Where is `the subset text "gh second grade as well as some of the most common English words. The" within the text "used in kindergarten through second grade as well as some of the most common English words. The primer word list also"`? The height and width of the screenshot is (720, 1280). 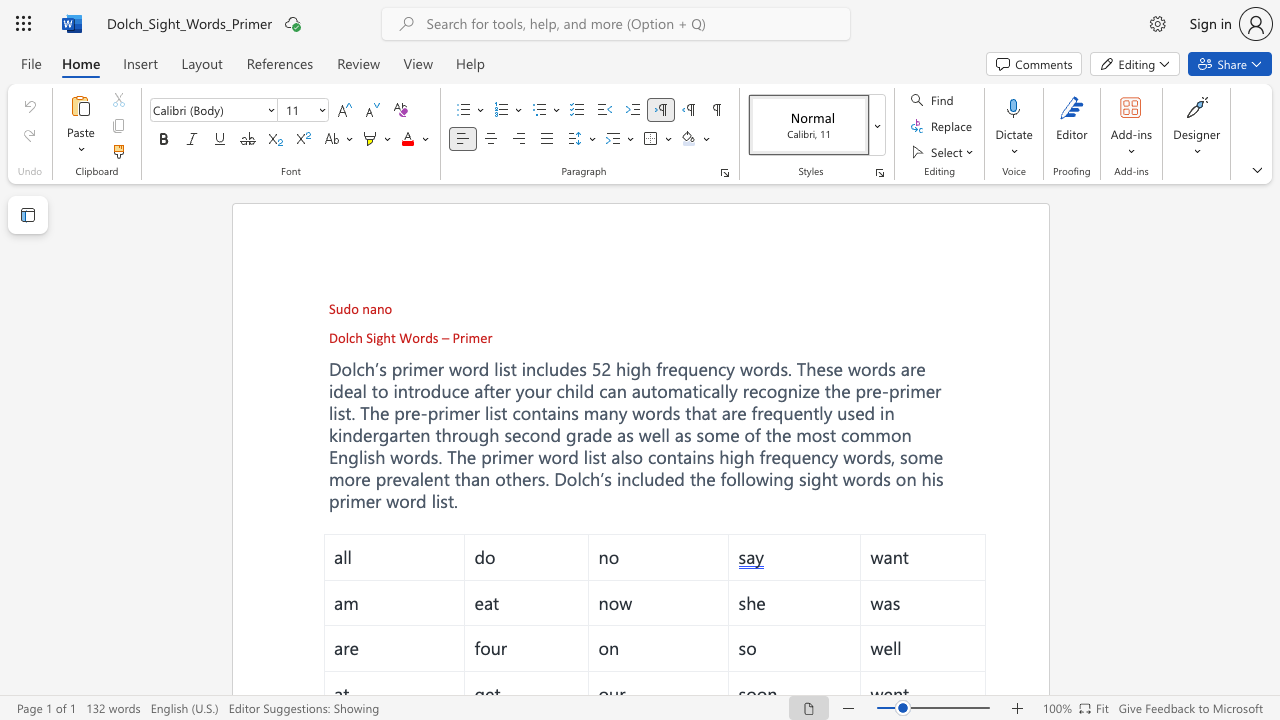 the subset text "gh second grade as well as some of the most common English words. The" within the text "used in kindergarten through second grade as well as some of the most common English words. The primer word list also" is located at coordinates (477, 434).